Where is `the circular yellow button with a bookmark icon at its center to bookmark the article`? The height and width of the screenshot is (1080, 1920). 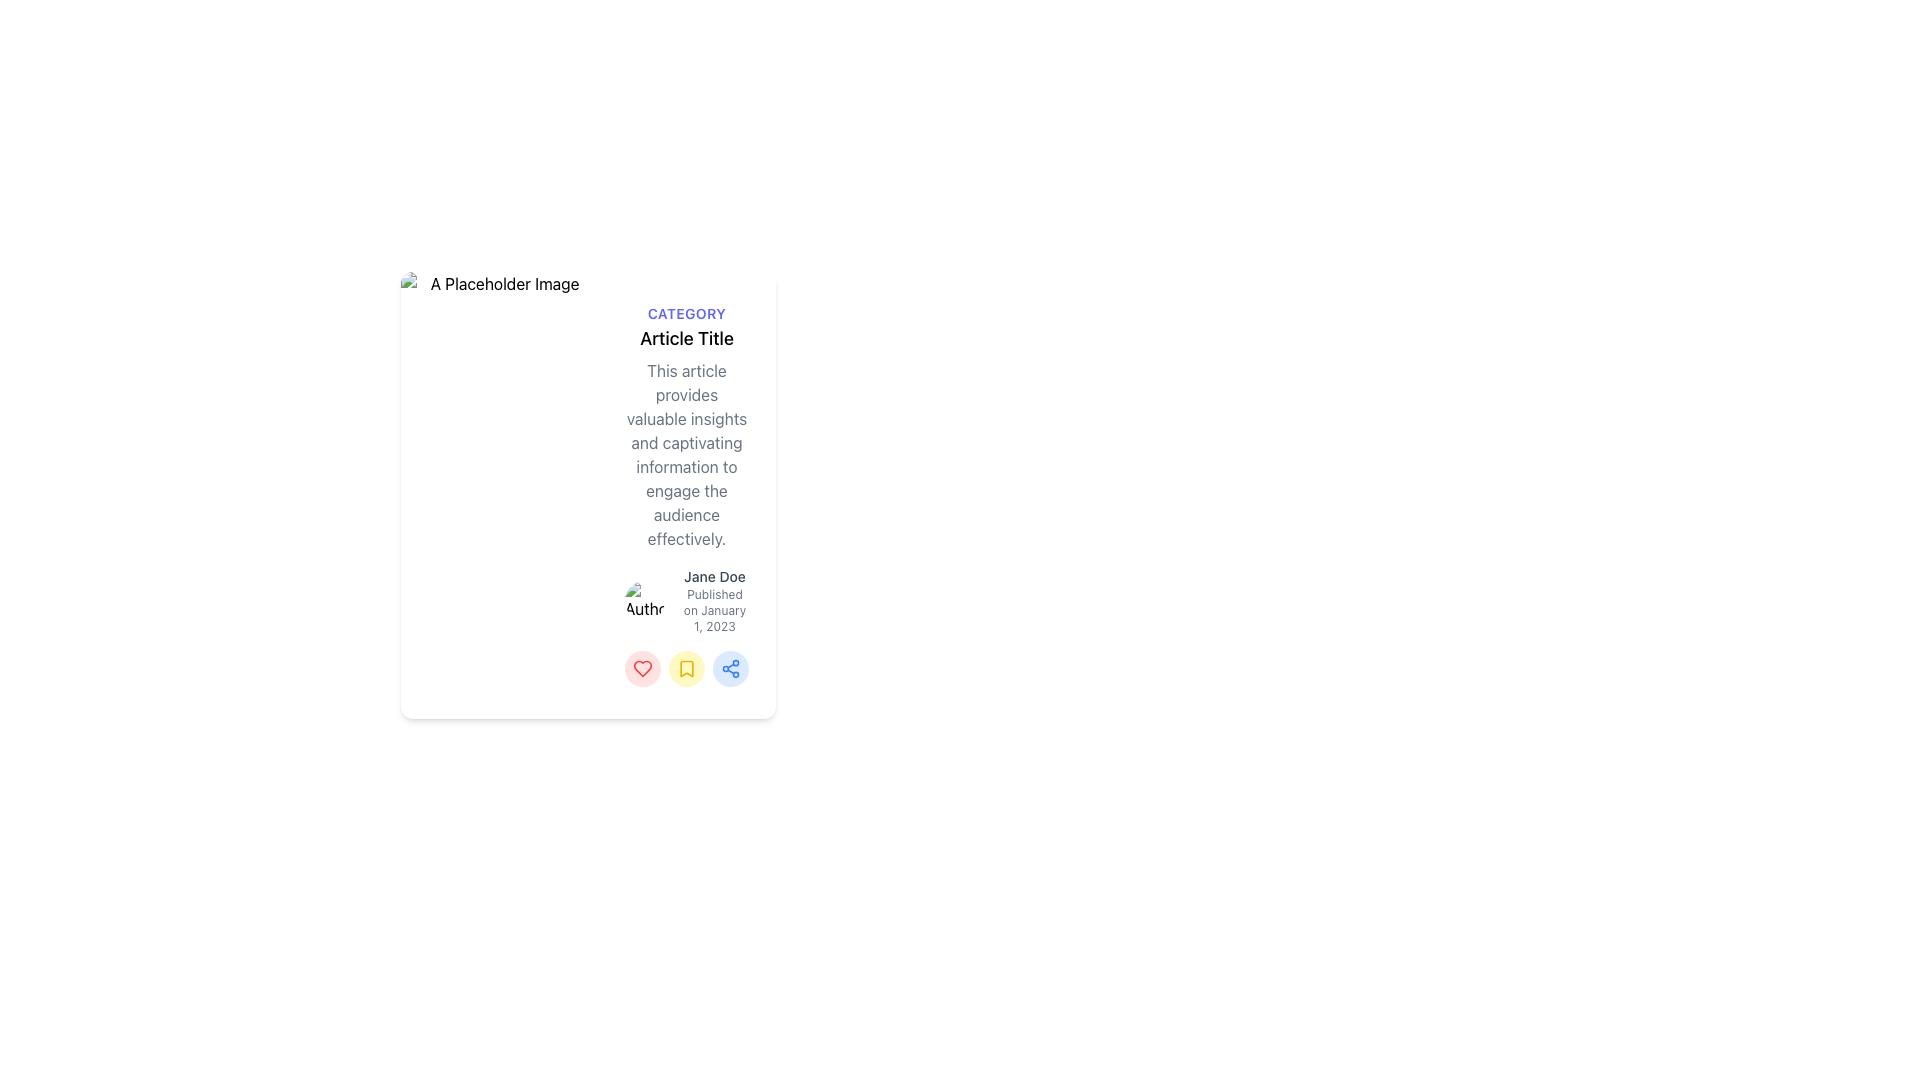 the circular yellow button with a bookmark icon at its center to bookmark the article is located at coordinates (686, 668).